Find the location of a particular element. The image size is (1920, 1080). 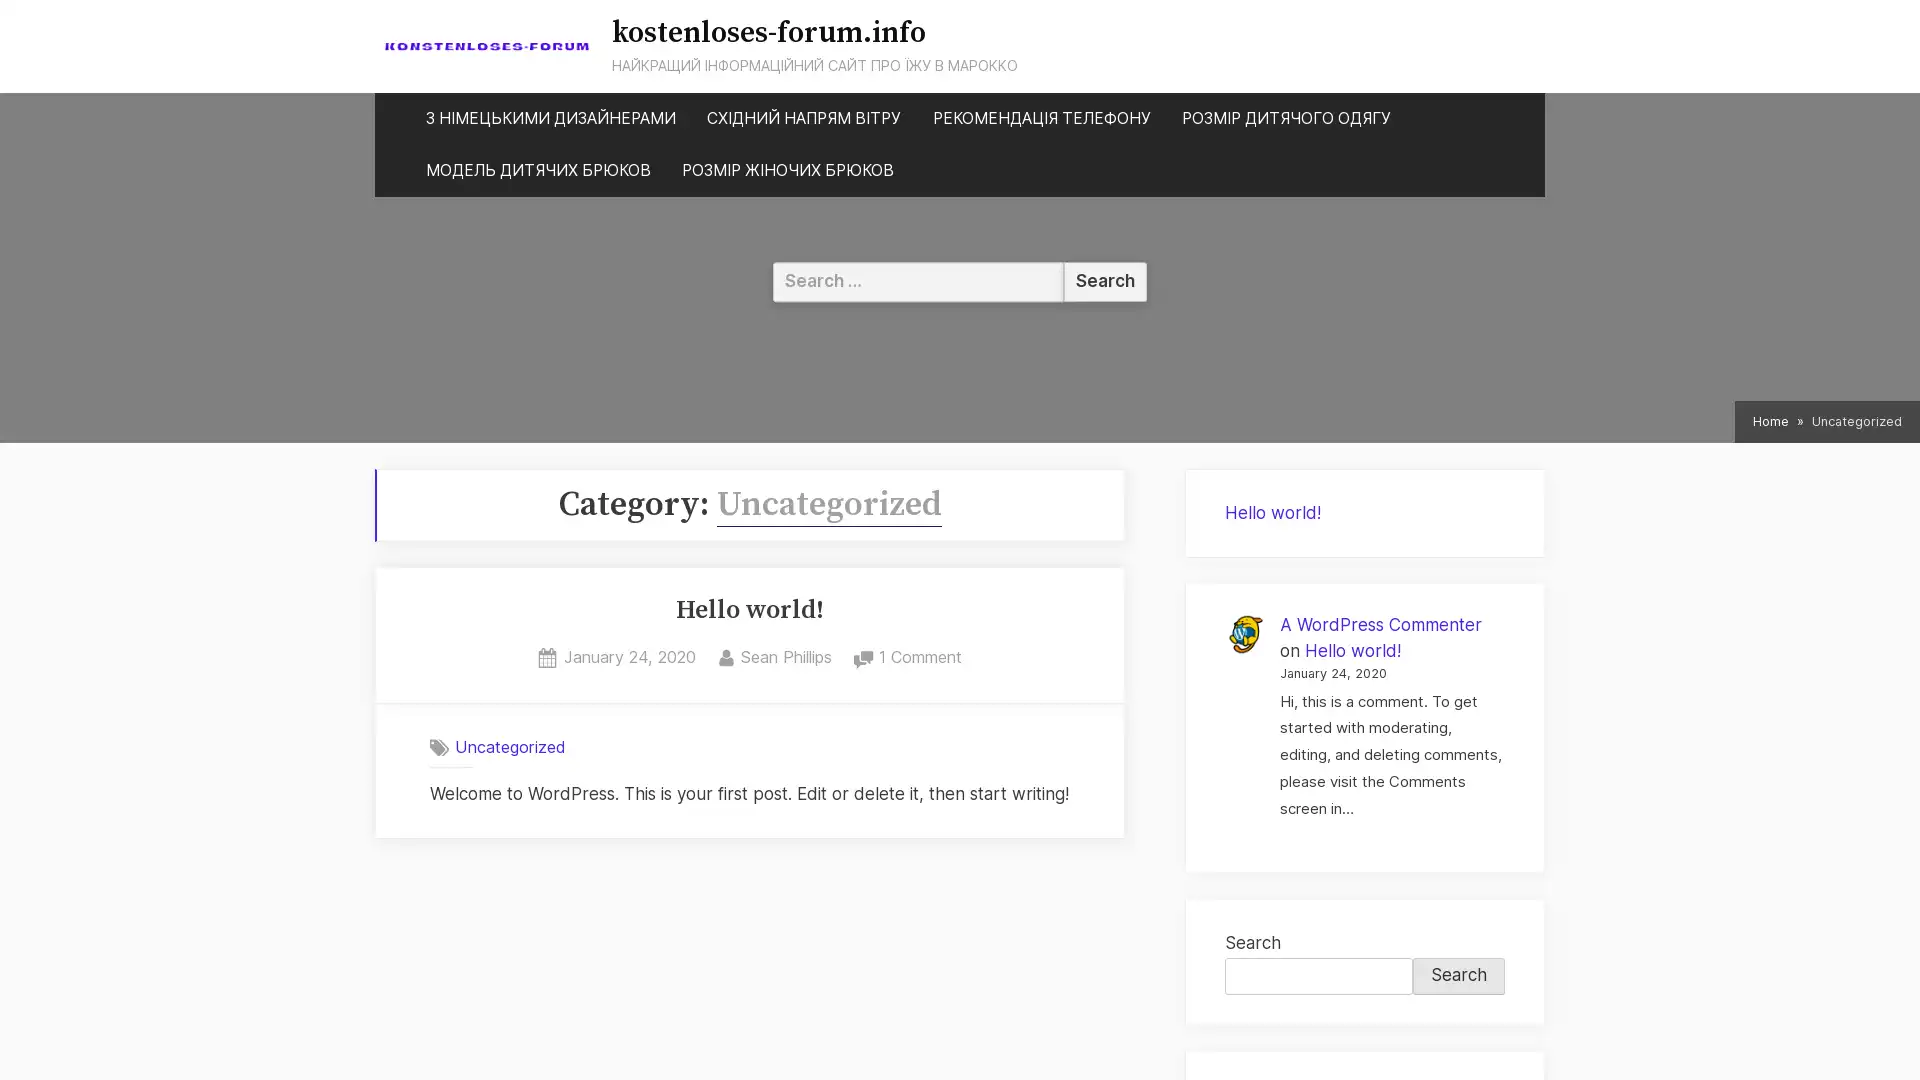

Search is located at coordinates (1104, 281).